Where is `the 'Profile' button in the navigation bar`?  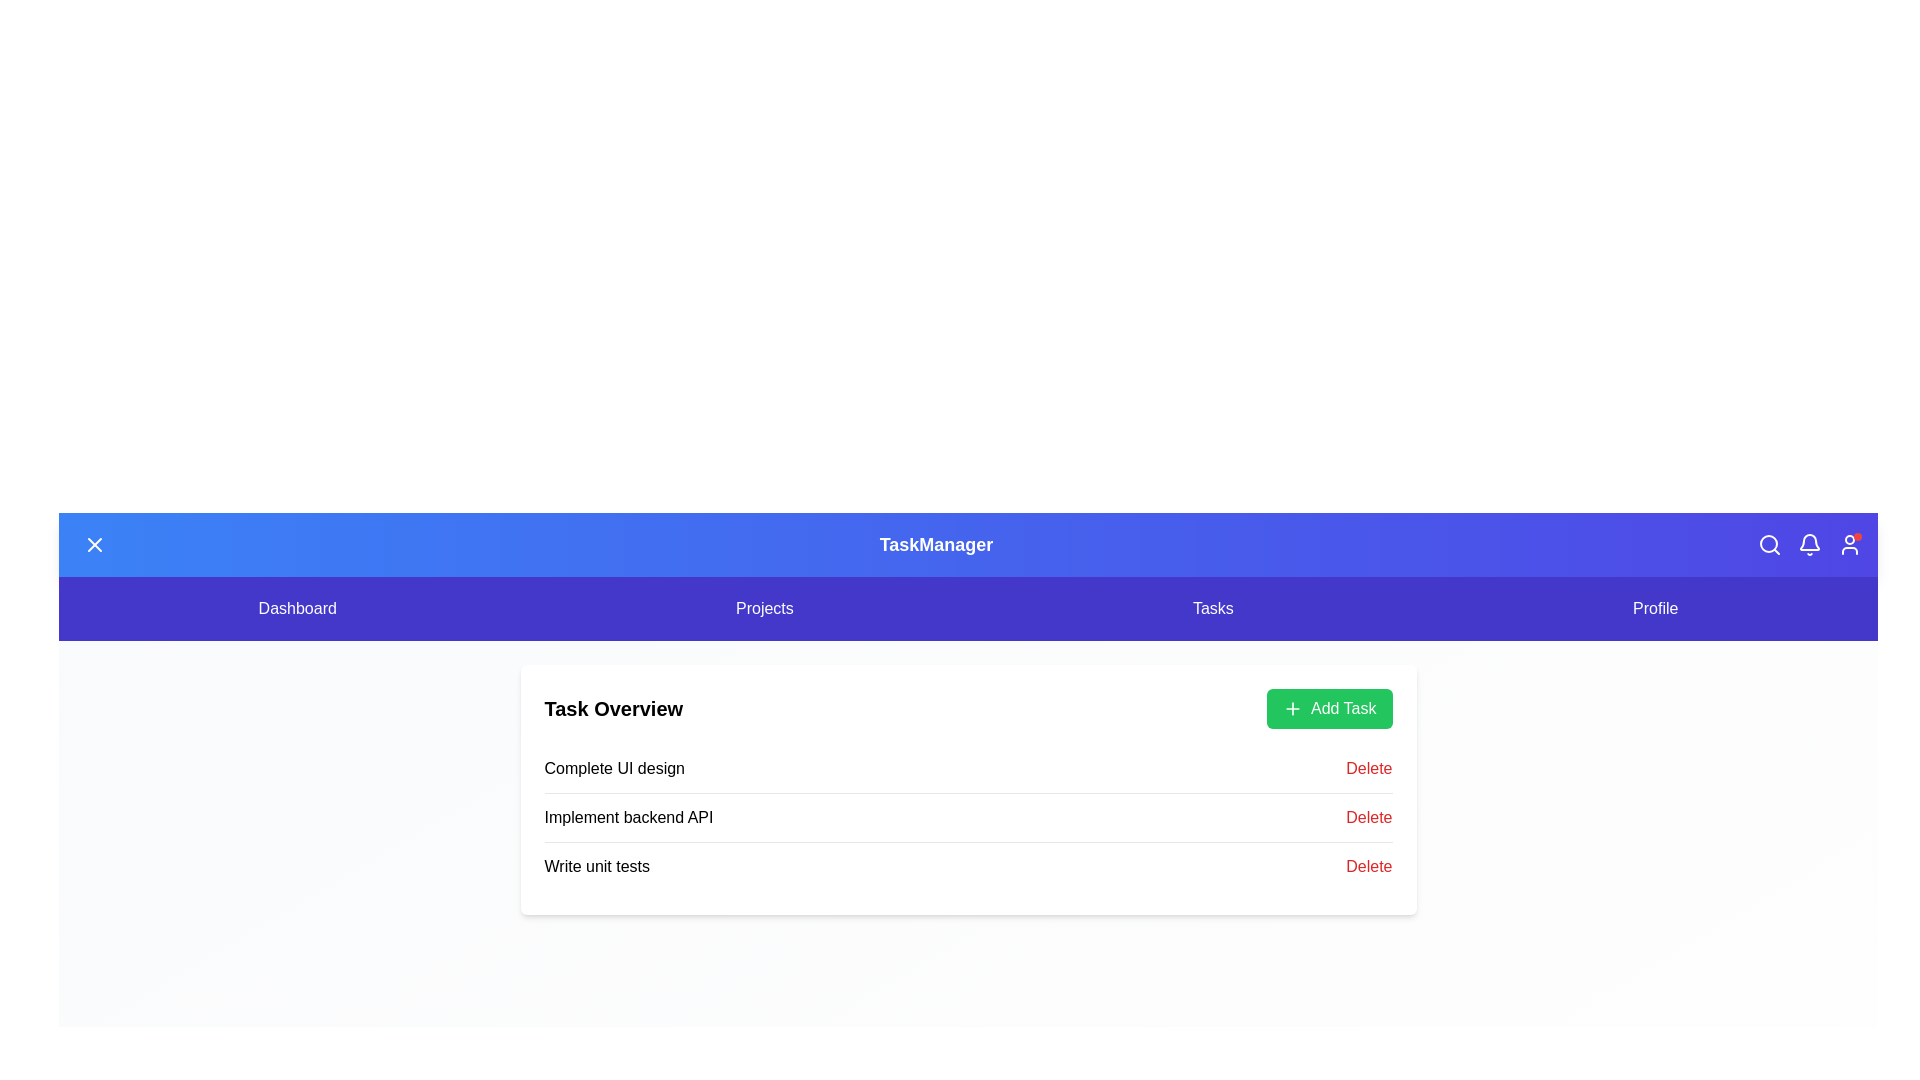 the 'Profile' button in the navigation bar is located at coordinates (1655, 608).